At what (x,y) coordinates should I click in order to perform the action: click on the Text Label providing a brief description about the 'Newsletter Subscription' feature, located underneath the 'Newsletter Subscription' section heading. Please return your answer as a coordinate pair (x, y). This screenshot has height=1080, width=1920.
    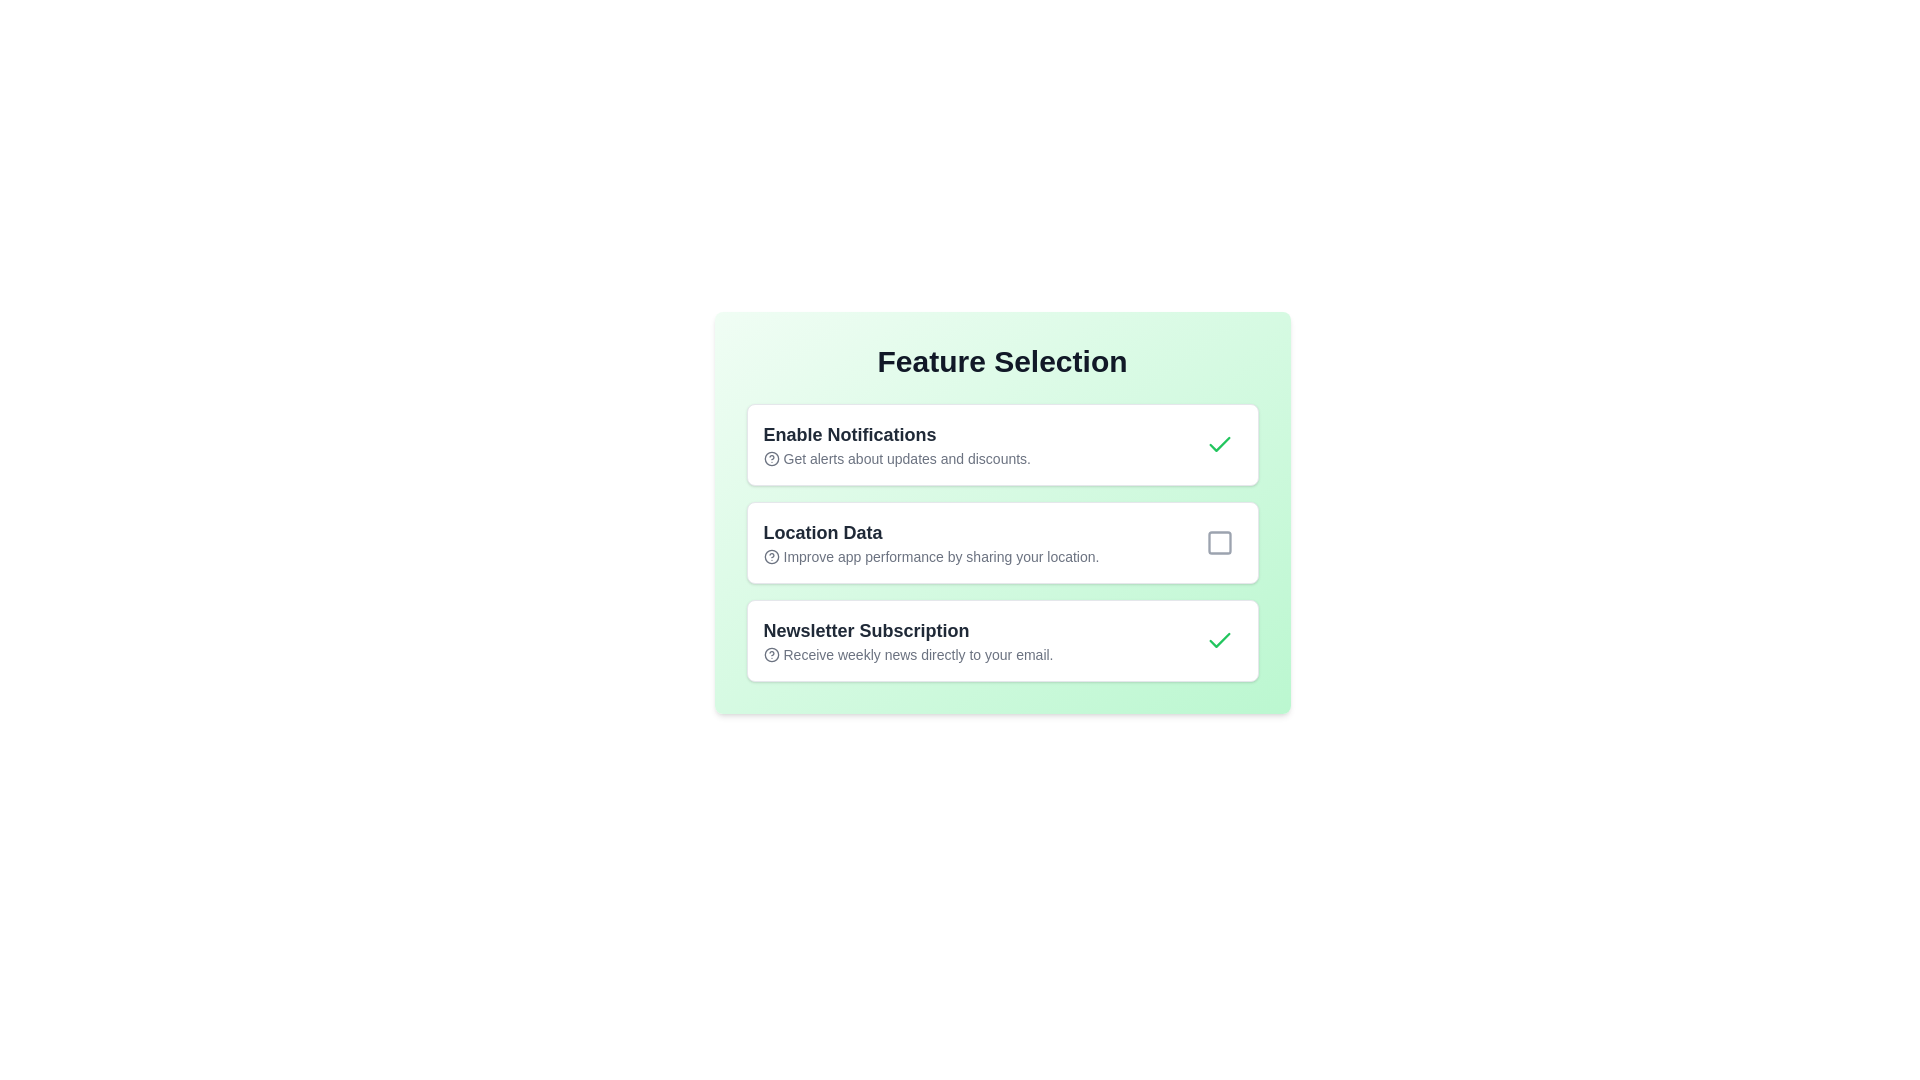
    Looking at the image, I should click on (907, 655).